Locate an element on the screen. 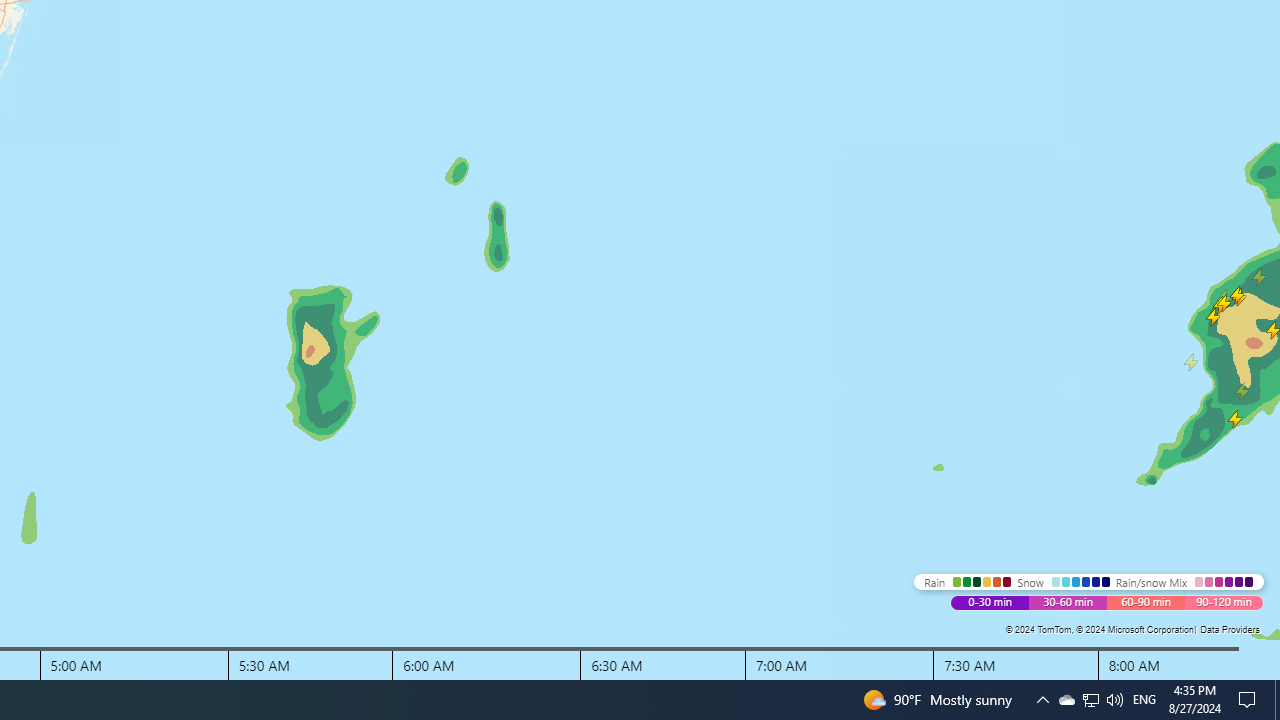 Image resolution: width=1280 pixels, height=720 pixels. 'Show desktop' is located at coordinates (1276, 698).